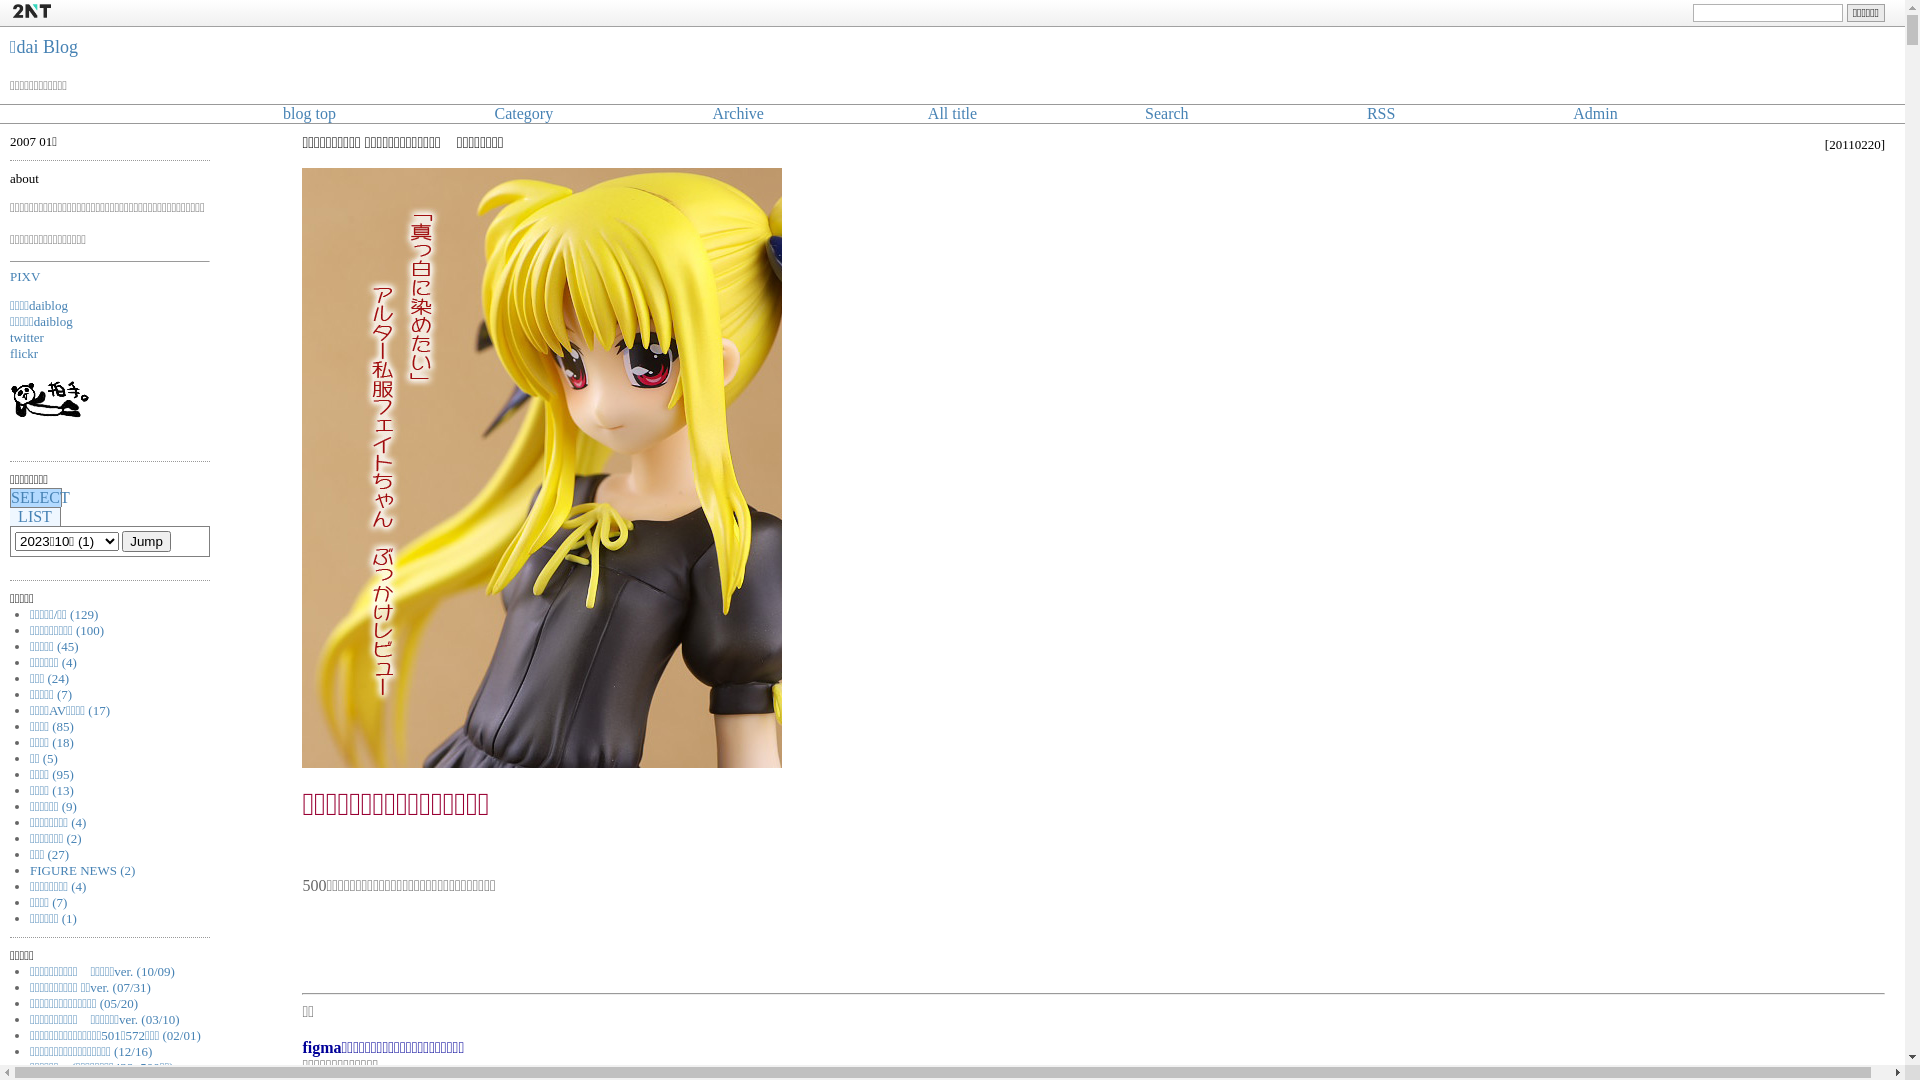 This screenshot has height=1080, width=1920. I want to click on 'All title', so click(951, 113).